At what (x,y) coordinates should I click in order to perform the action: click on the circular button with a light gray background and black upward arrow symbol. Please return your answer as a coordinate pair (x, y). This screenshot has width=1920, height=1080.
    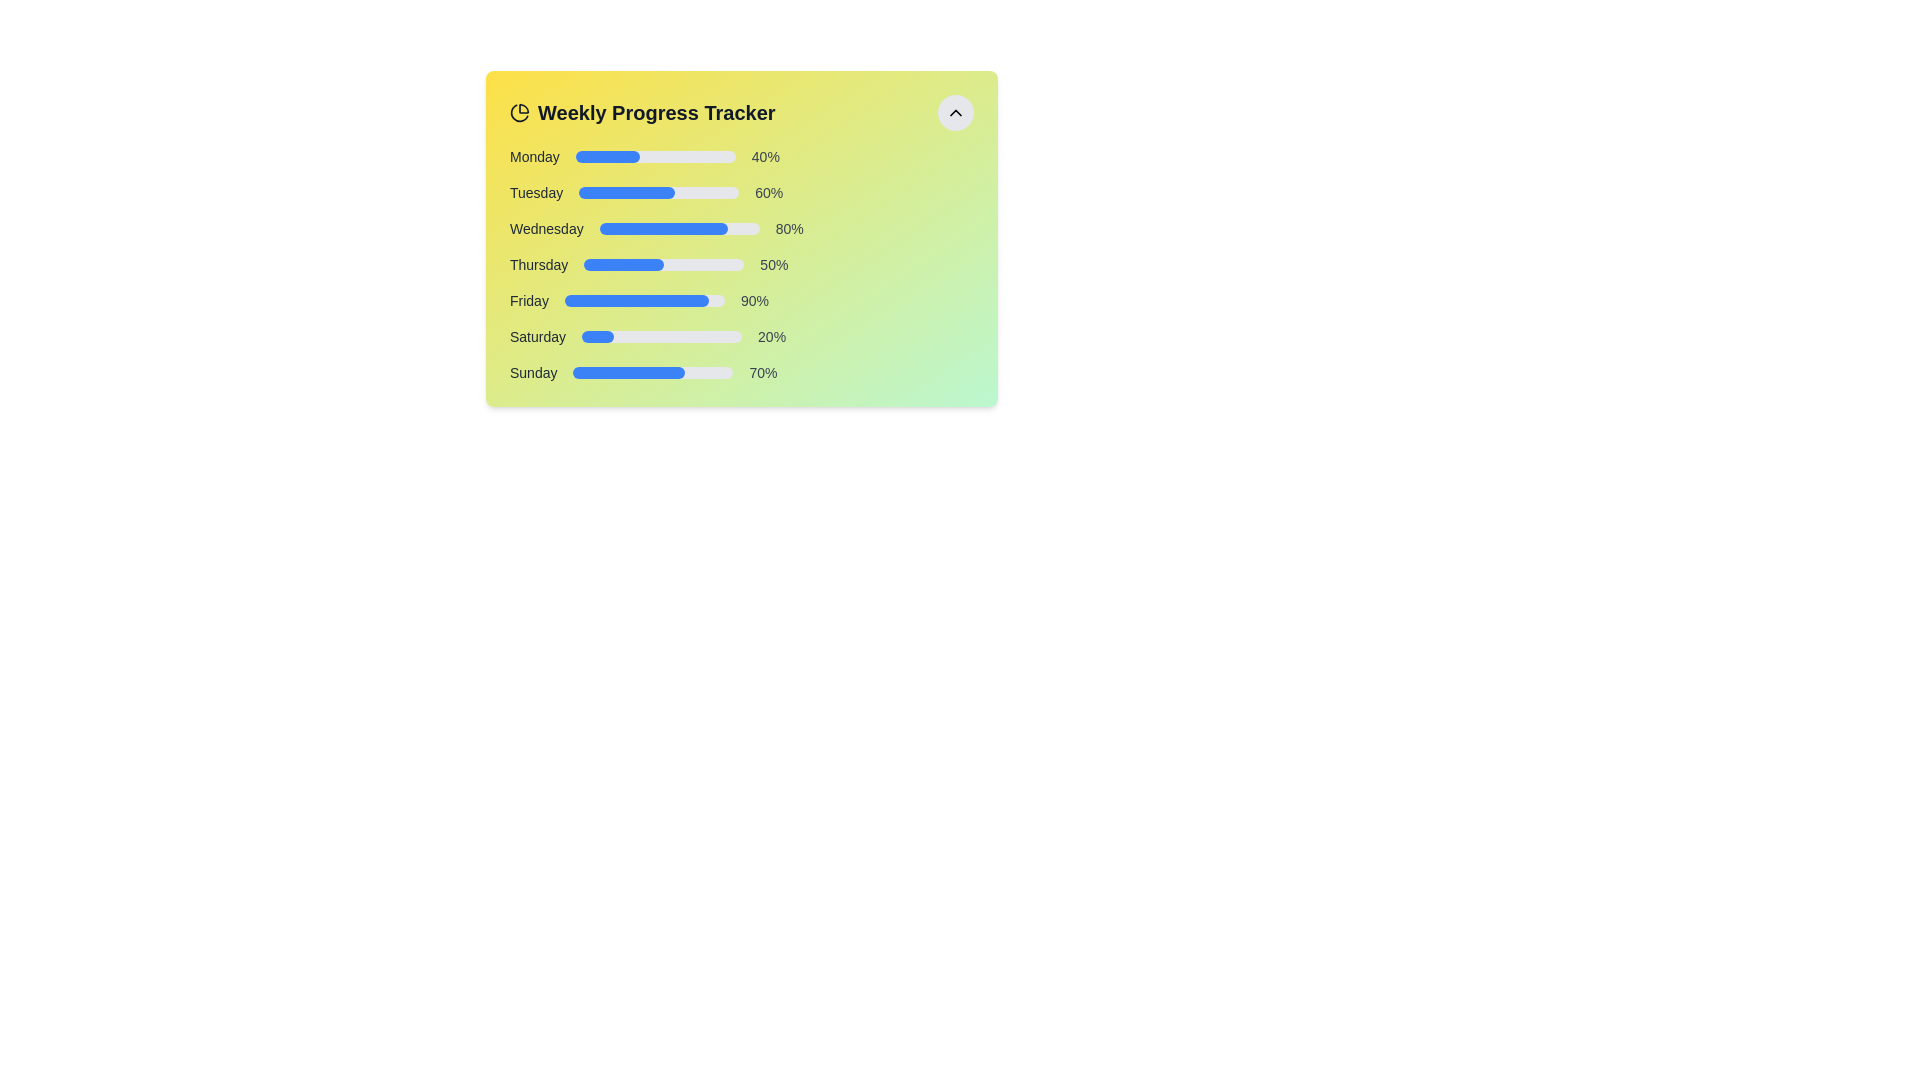
    Looking at the image, I should click on (954, 112).